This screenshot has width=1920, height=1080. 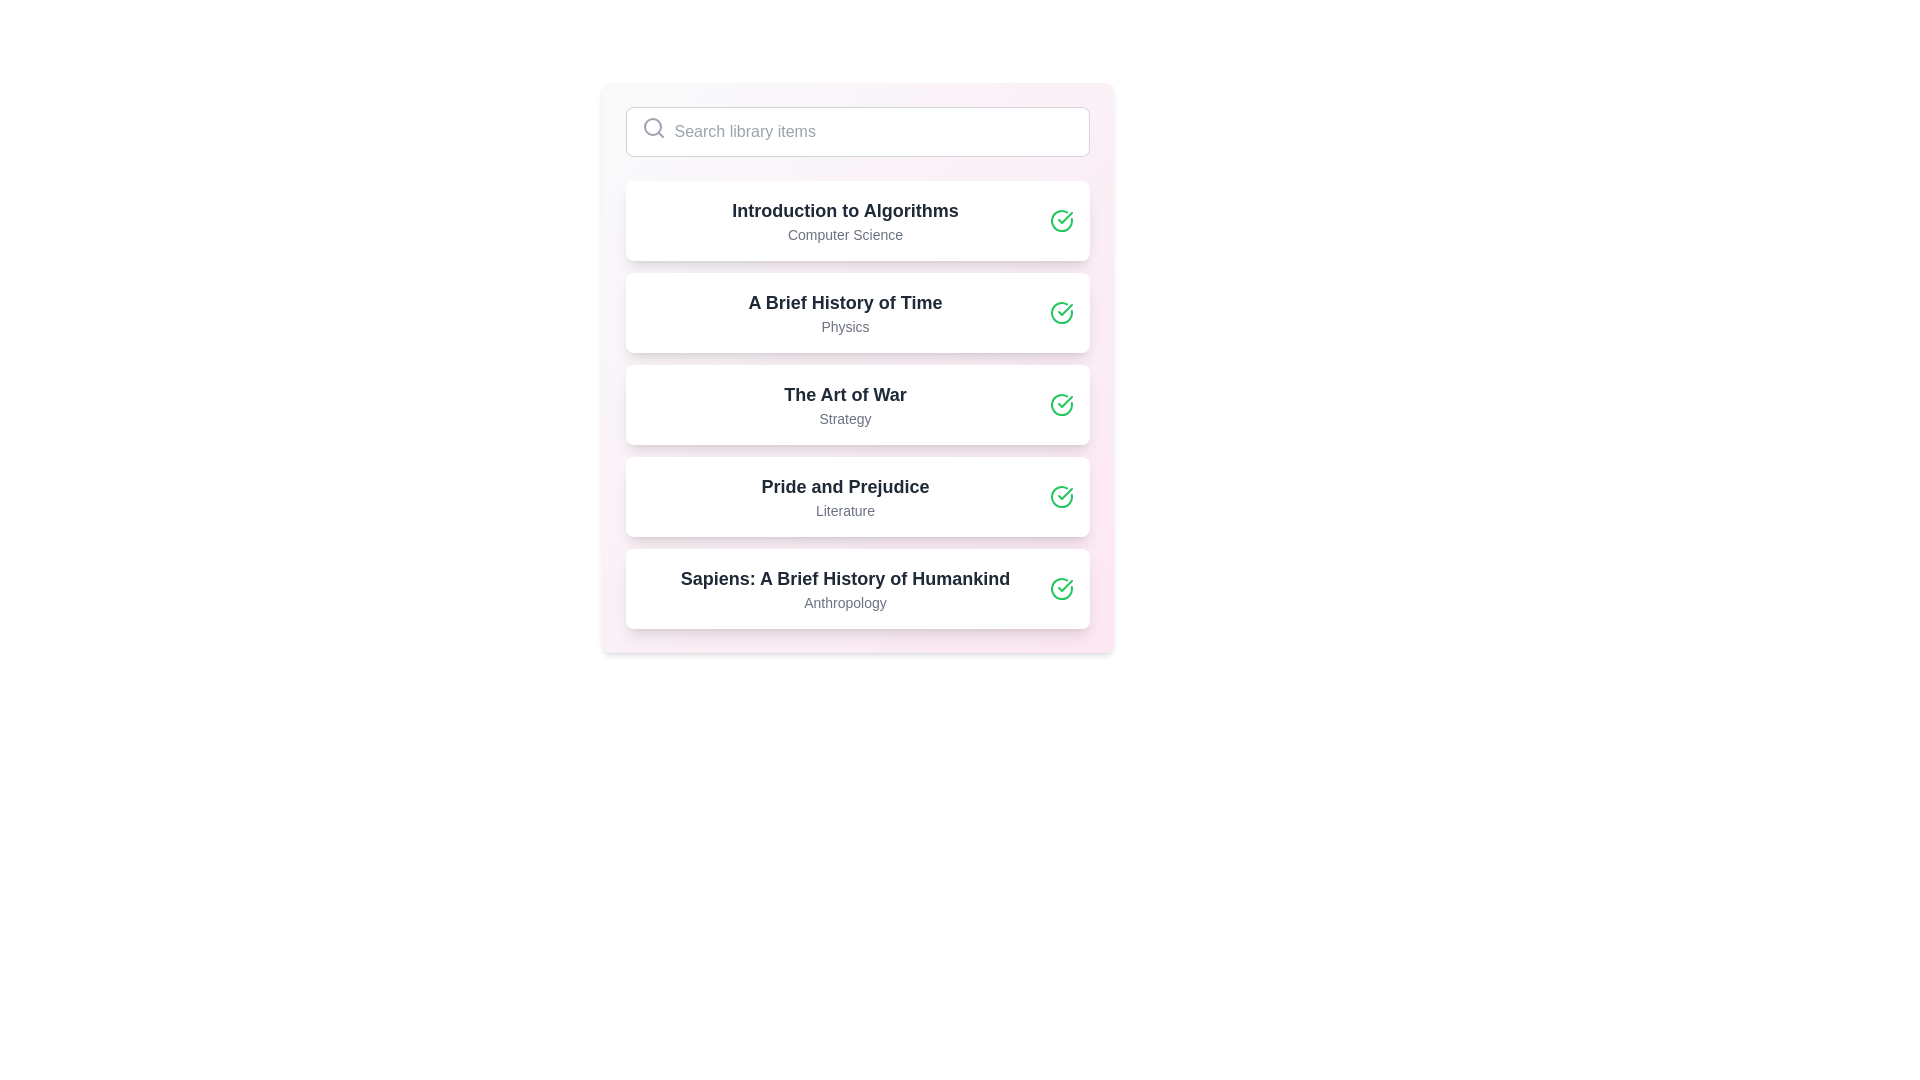 I want to click on the green checkmark icon in the top-right corner of the 'Introduction to Algorithms' card, which indicates a successful action, so click(x=1060, y=220).